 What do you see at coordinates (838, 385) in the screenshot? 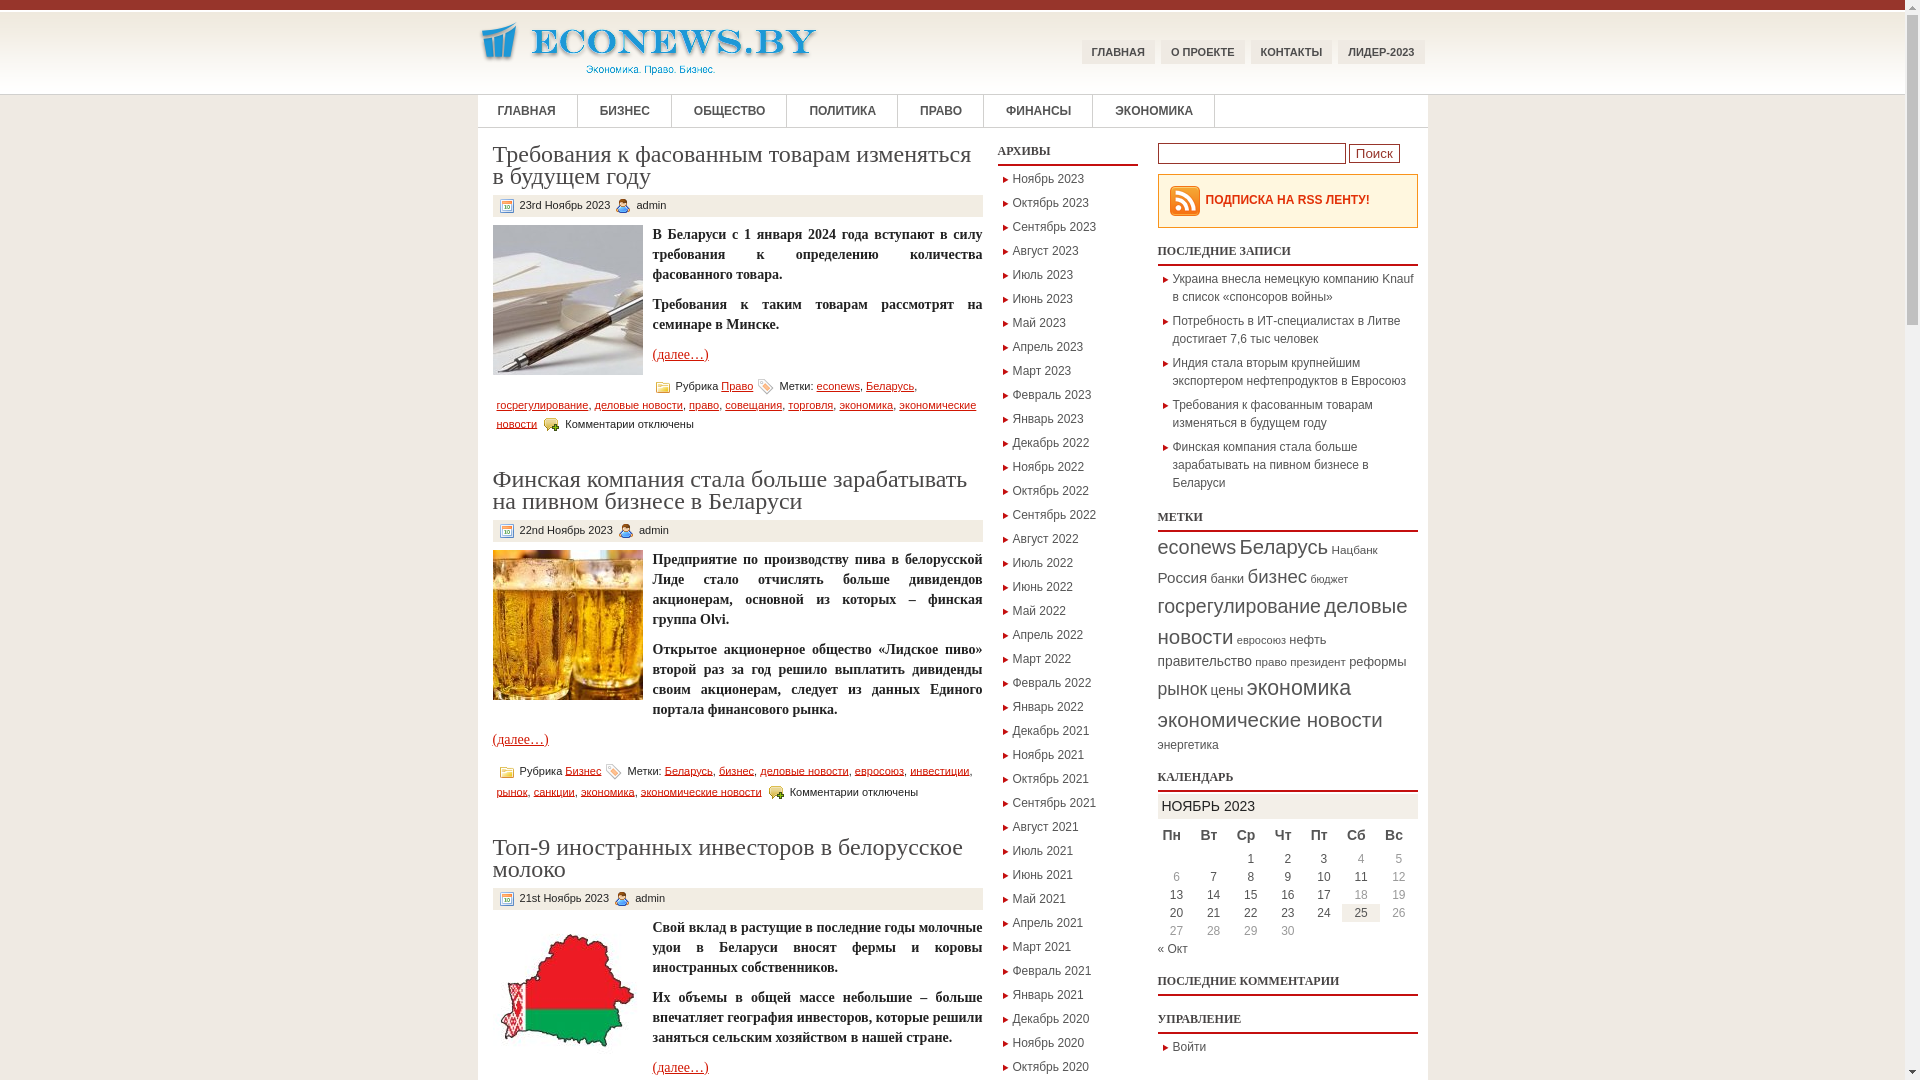
I see `'econews'` at bounding box center [838, 385].